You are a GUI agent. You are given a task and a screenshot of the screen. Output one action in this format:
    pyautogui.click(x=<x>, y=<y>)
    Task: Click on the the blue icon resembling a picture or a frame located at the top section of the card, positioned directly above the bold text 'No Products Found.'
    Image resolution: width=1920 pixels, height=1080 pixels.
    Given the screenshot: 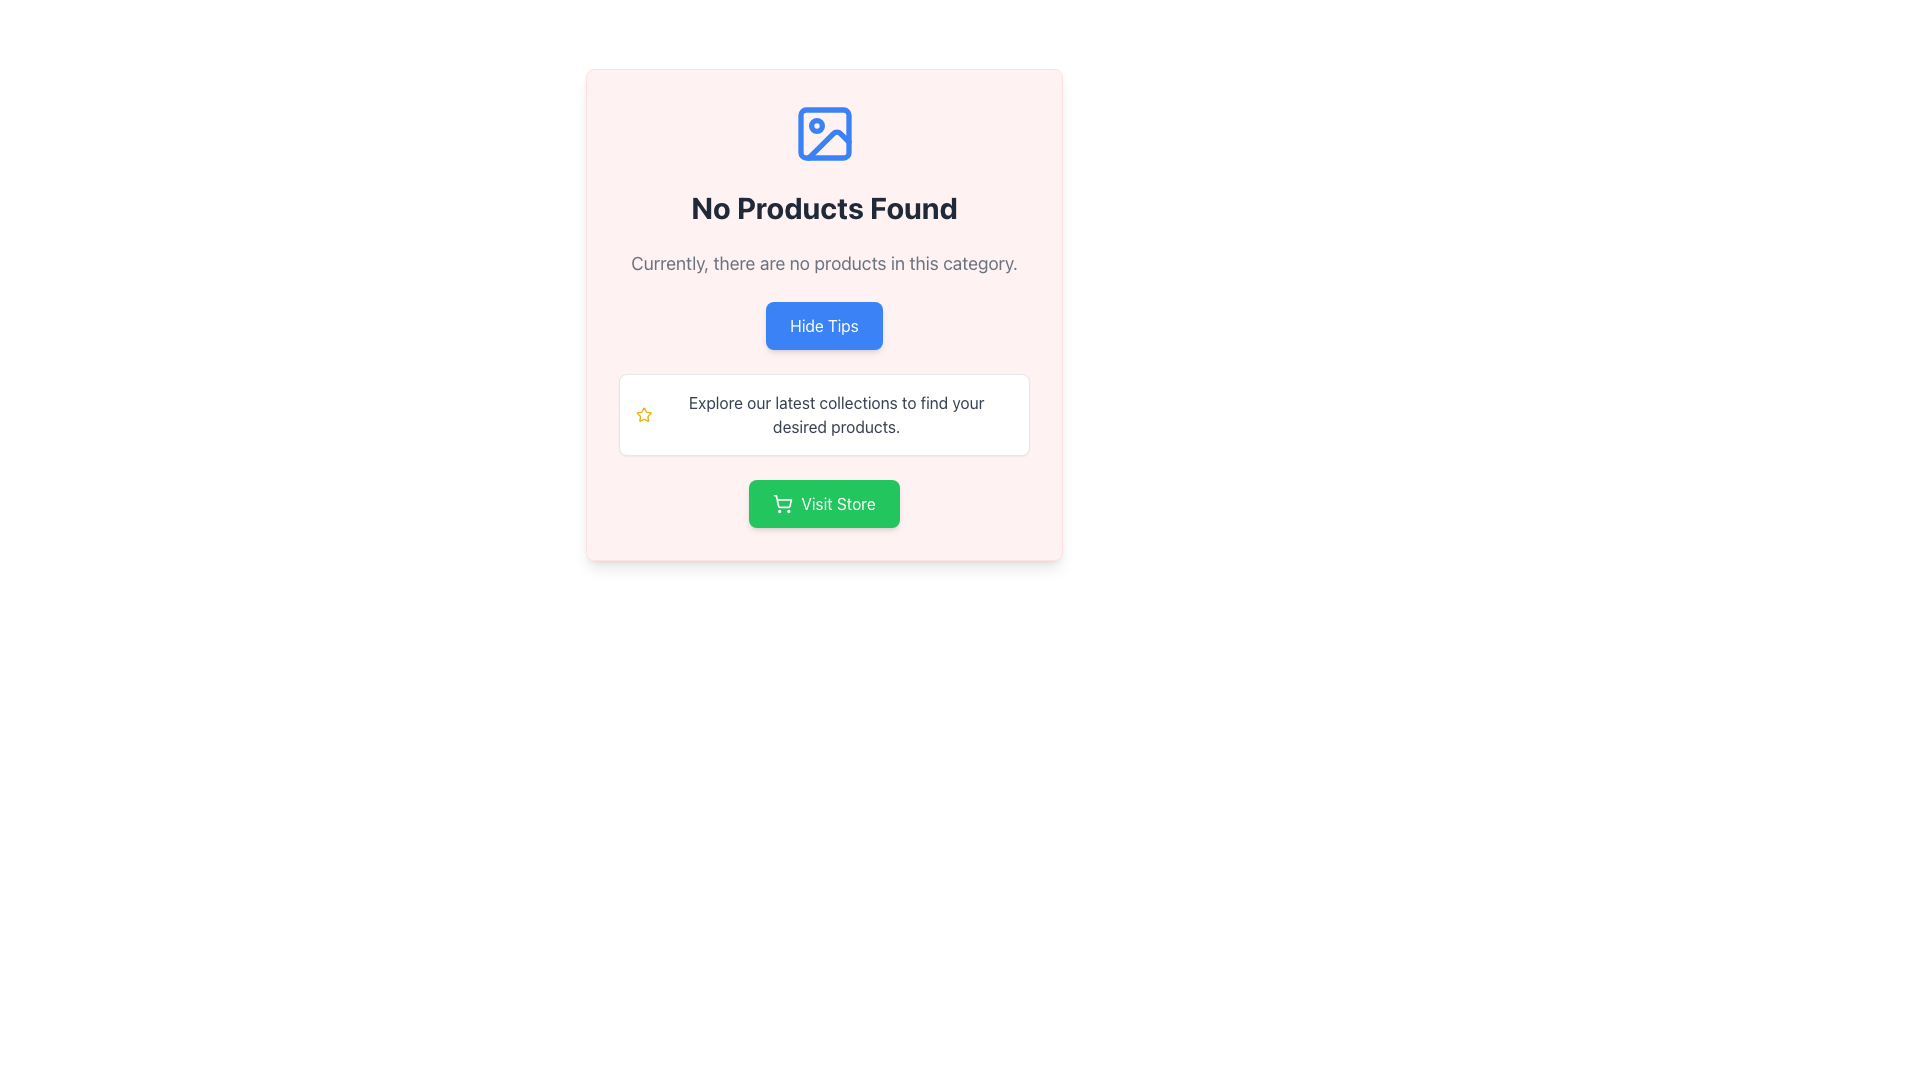 What is the action you would take?
    pyautogui.click(x=824, y=134)
    